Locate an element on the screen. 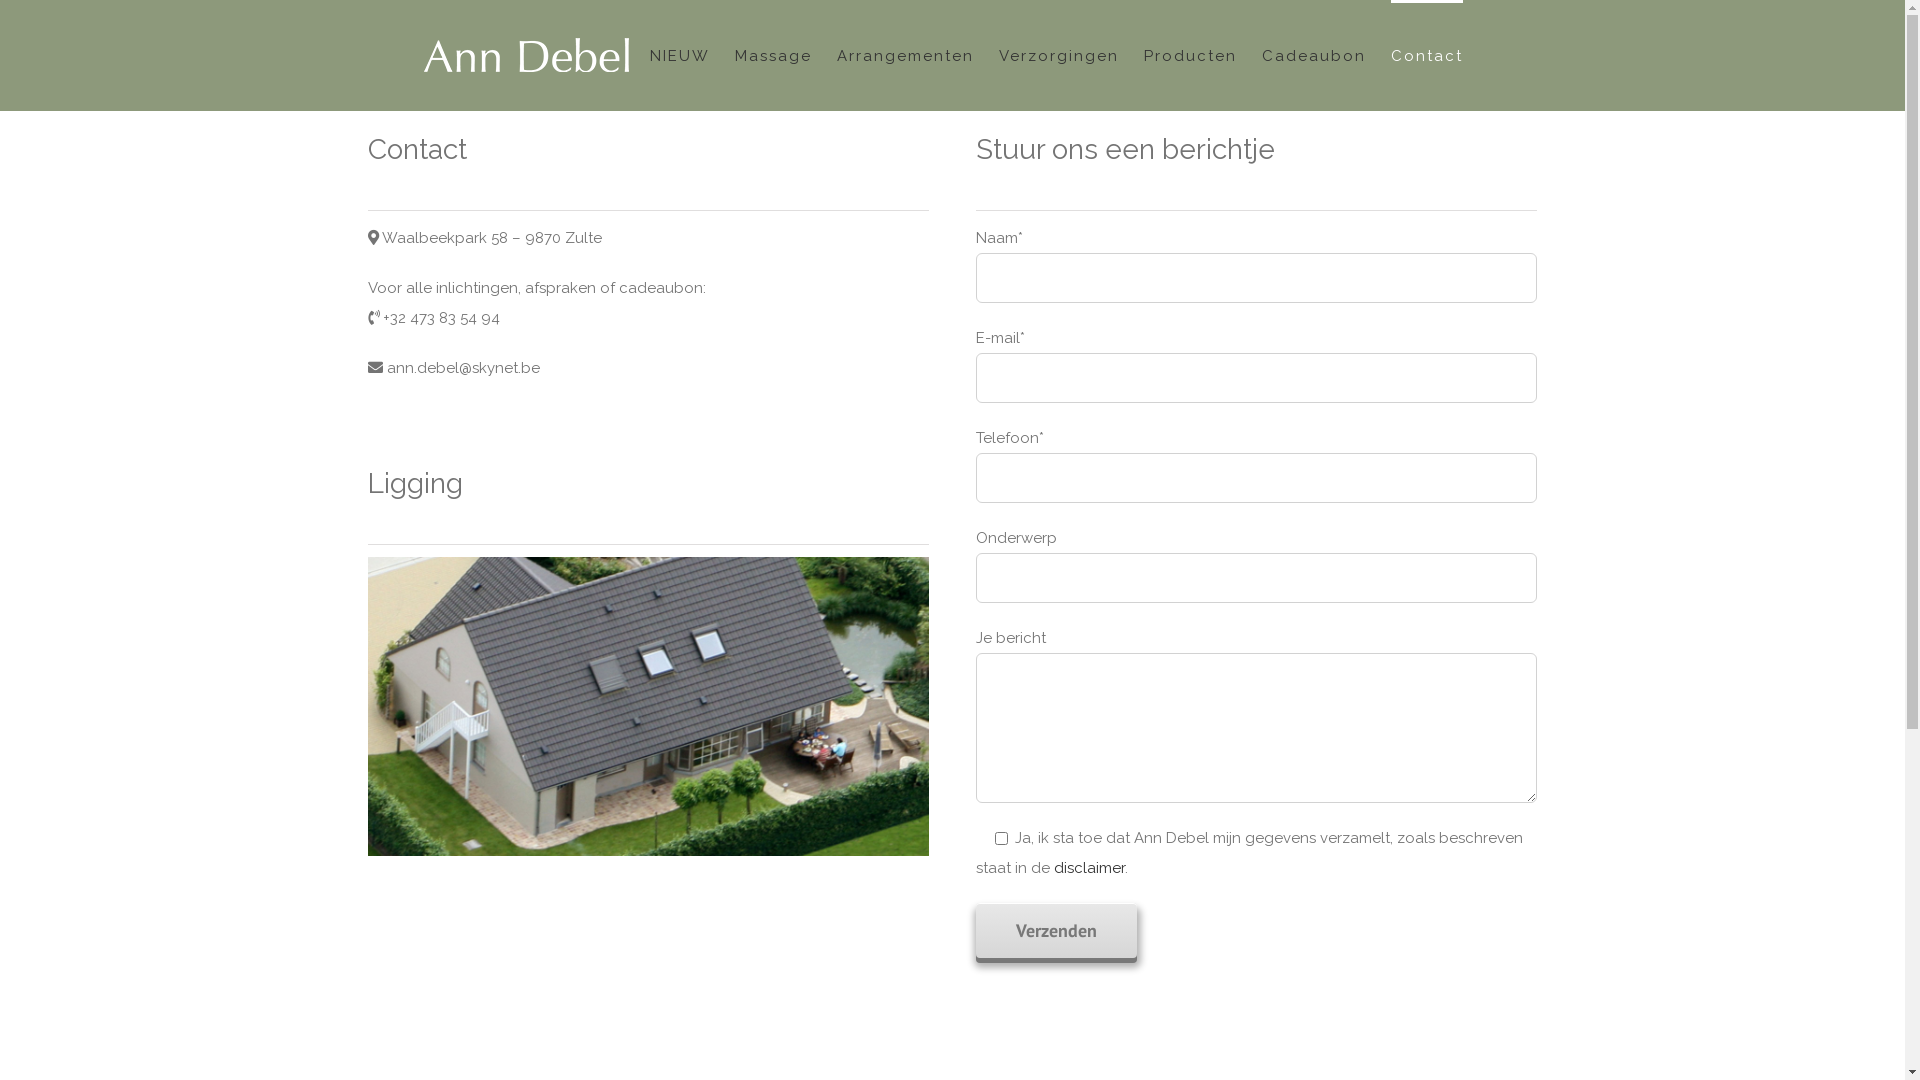  'disclaimer' is located at coordinates (1088, 866).